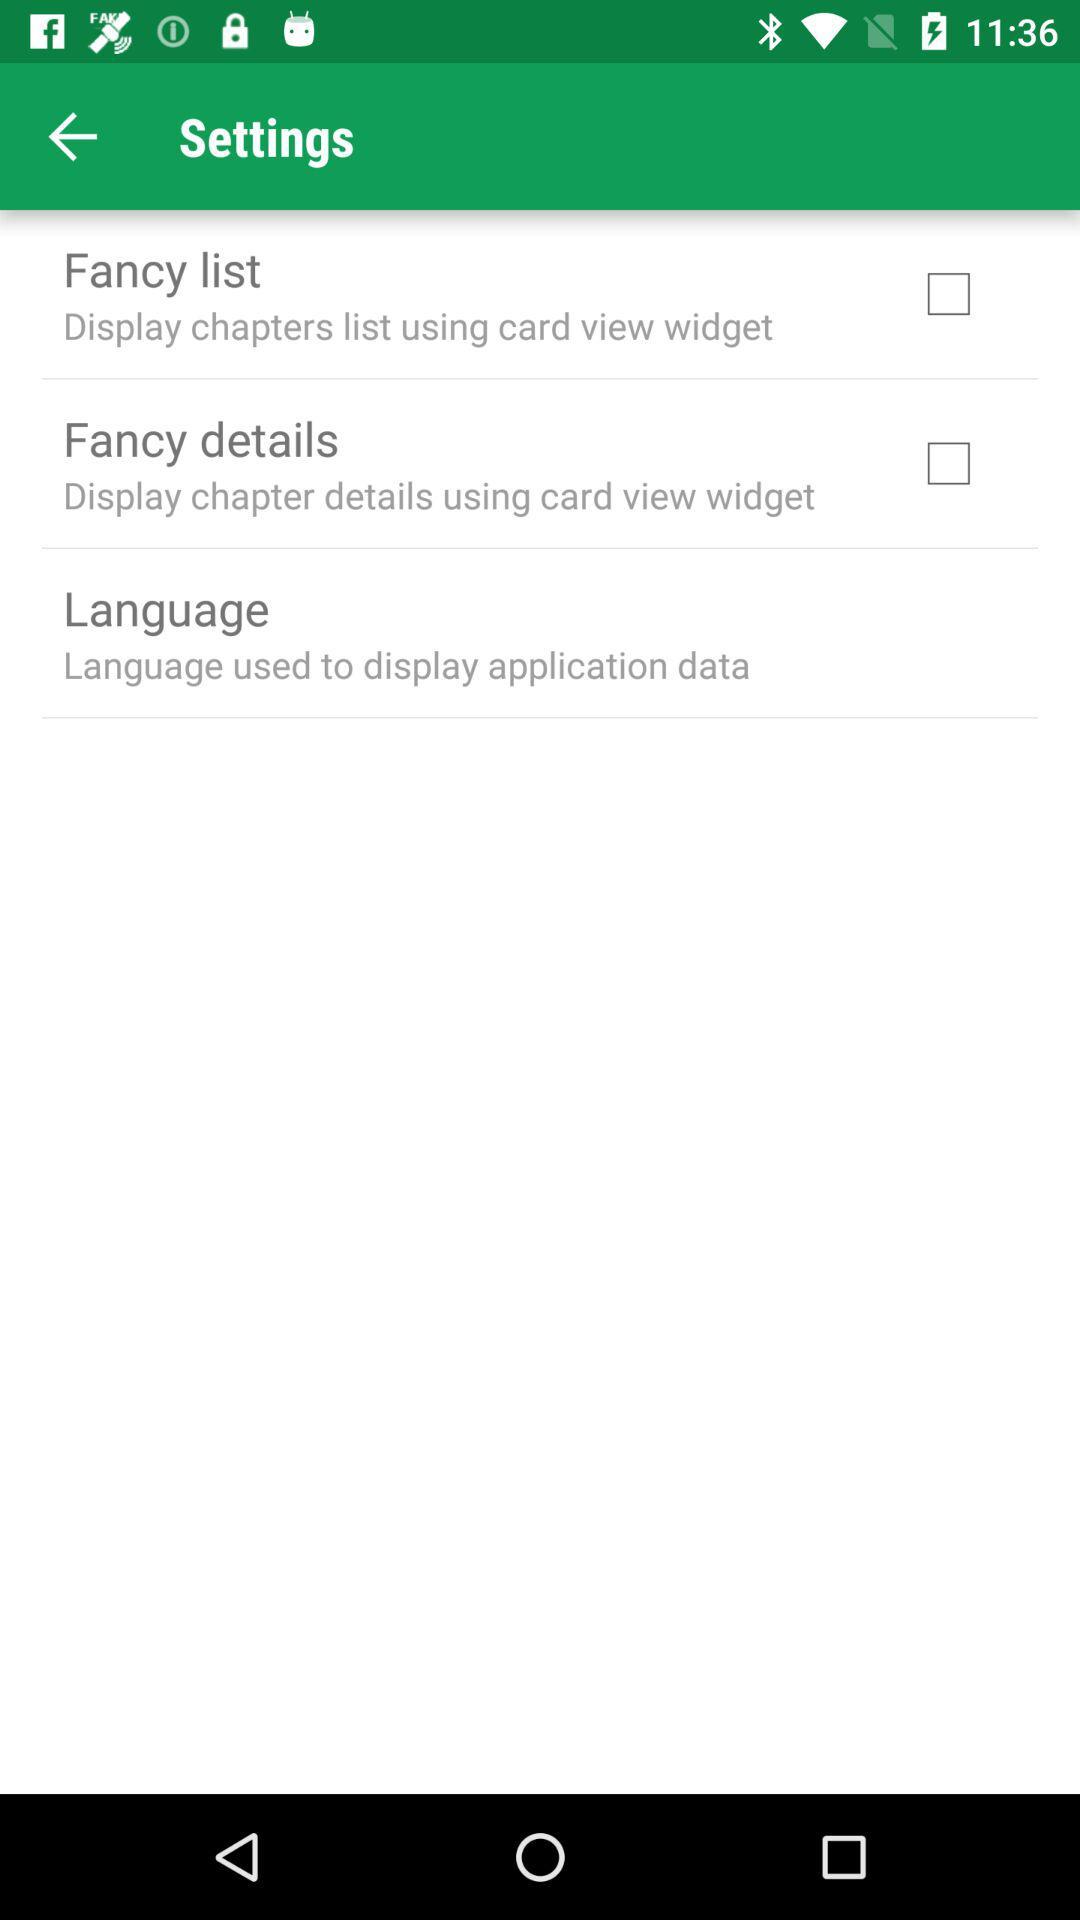  I want to click on item above language, so click(438, 494).